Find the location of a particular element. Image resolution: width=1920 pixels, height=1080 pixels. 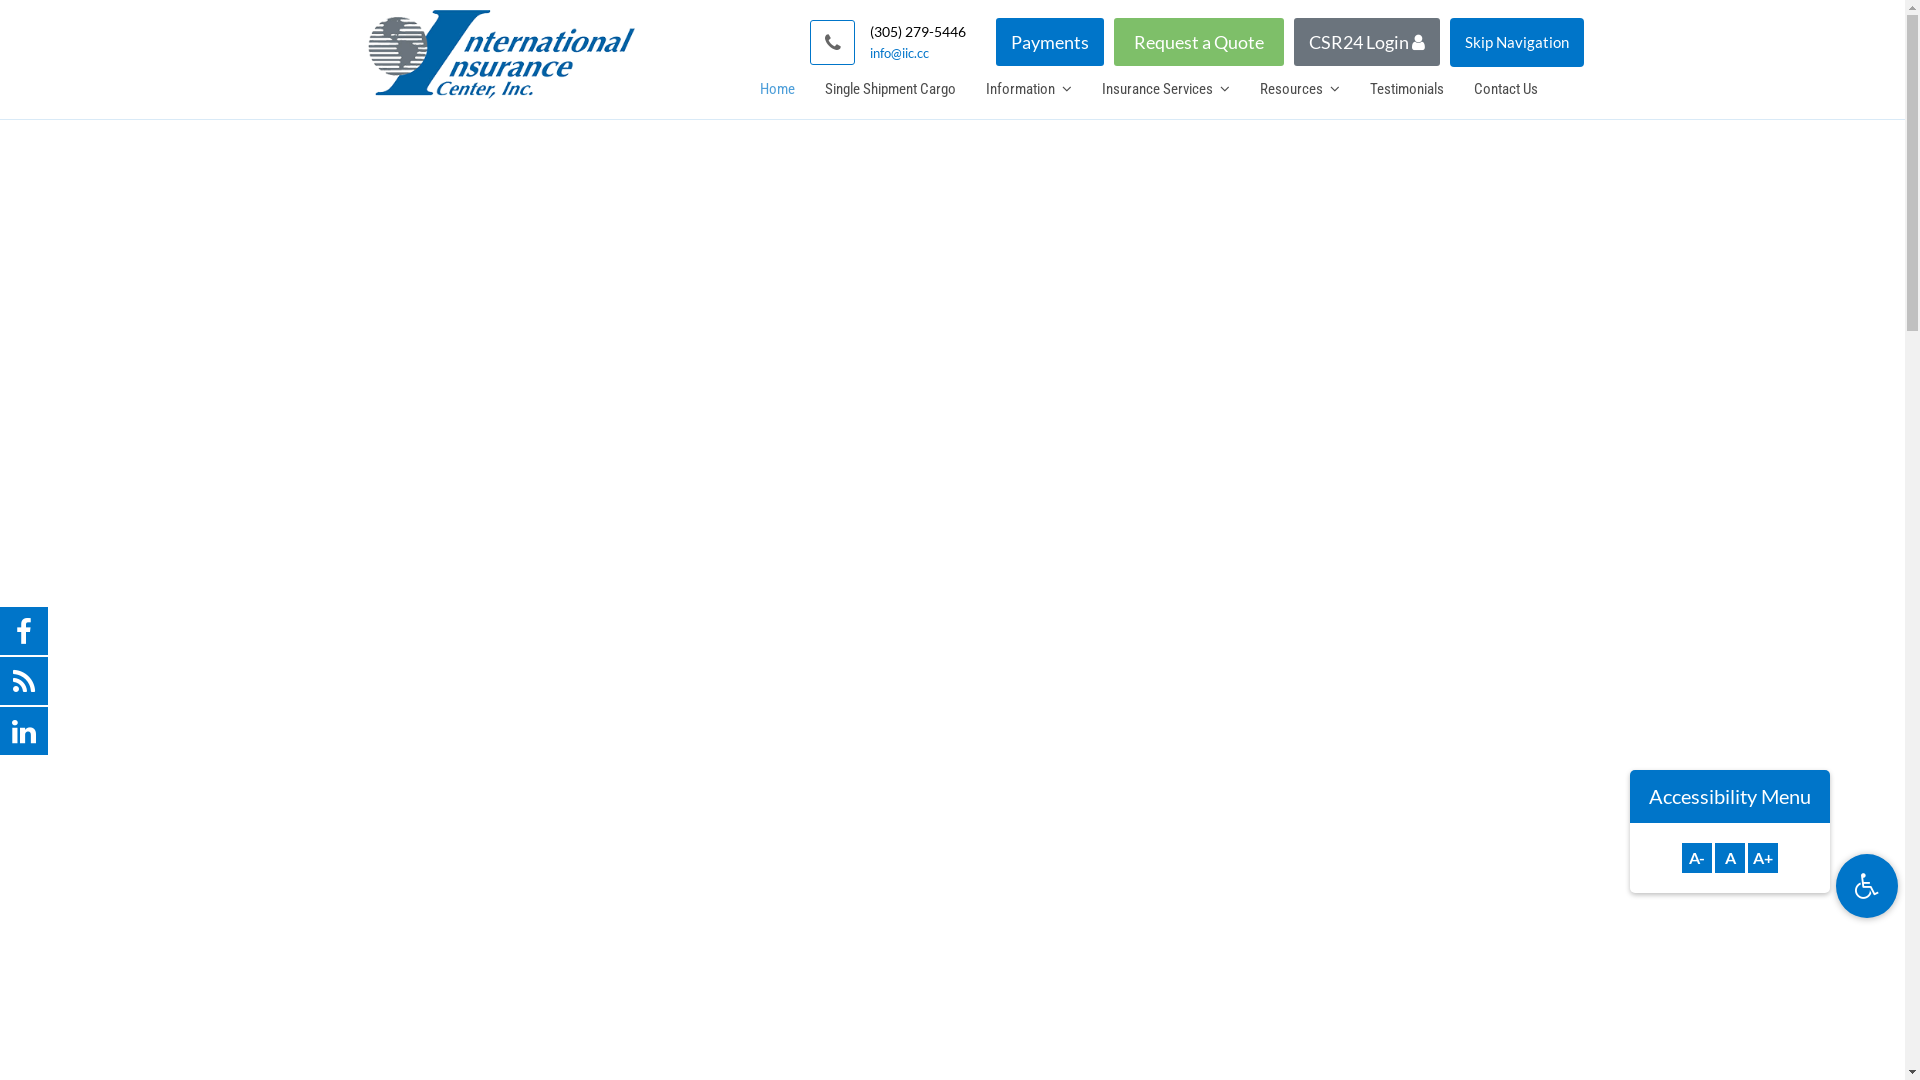

'Insurance Services' is located at coordinates (1165, 87).